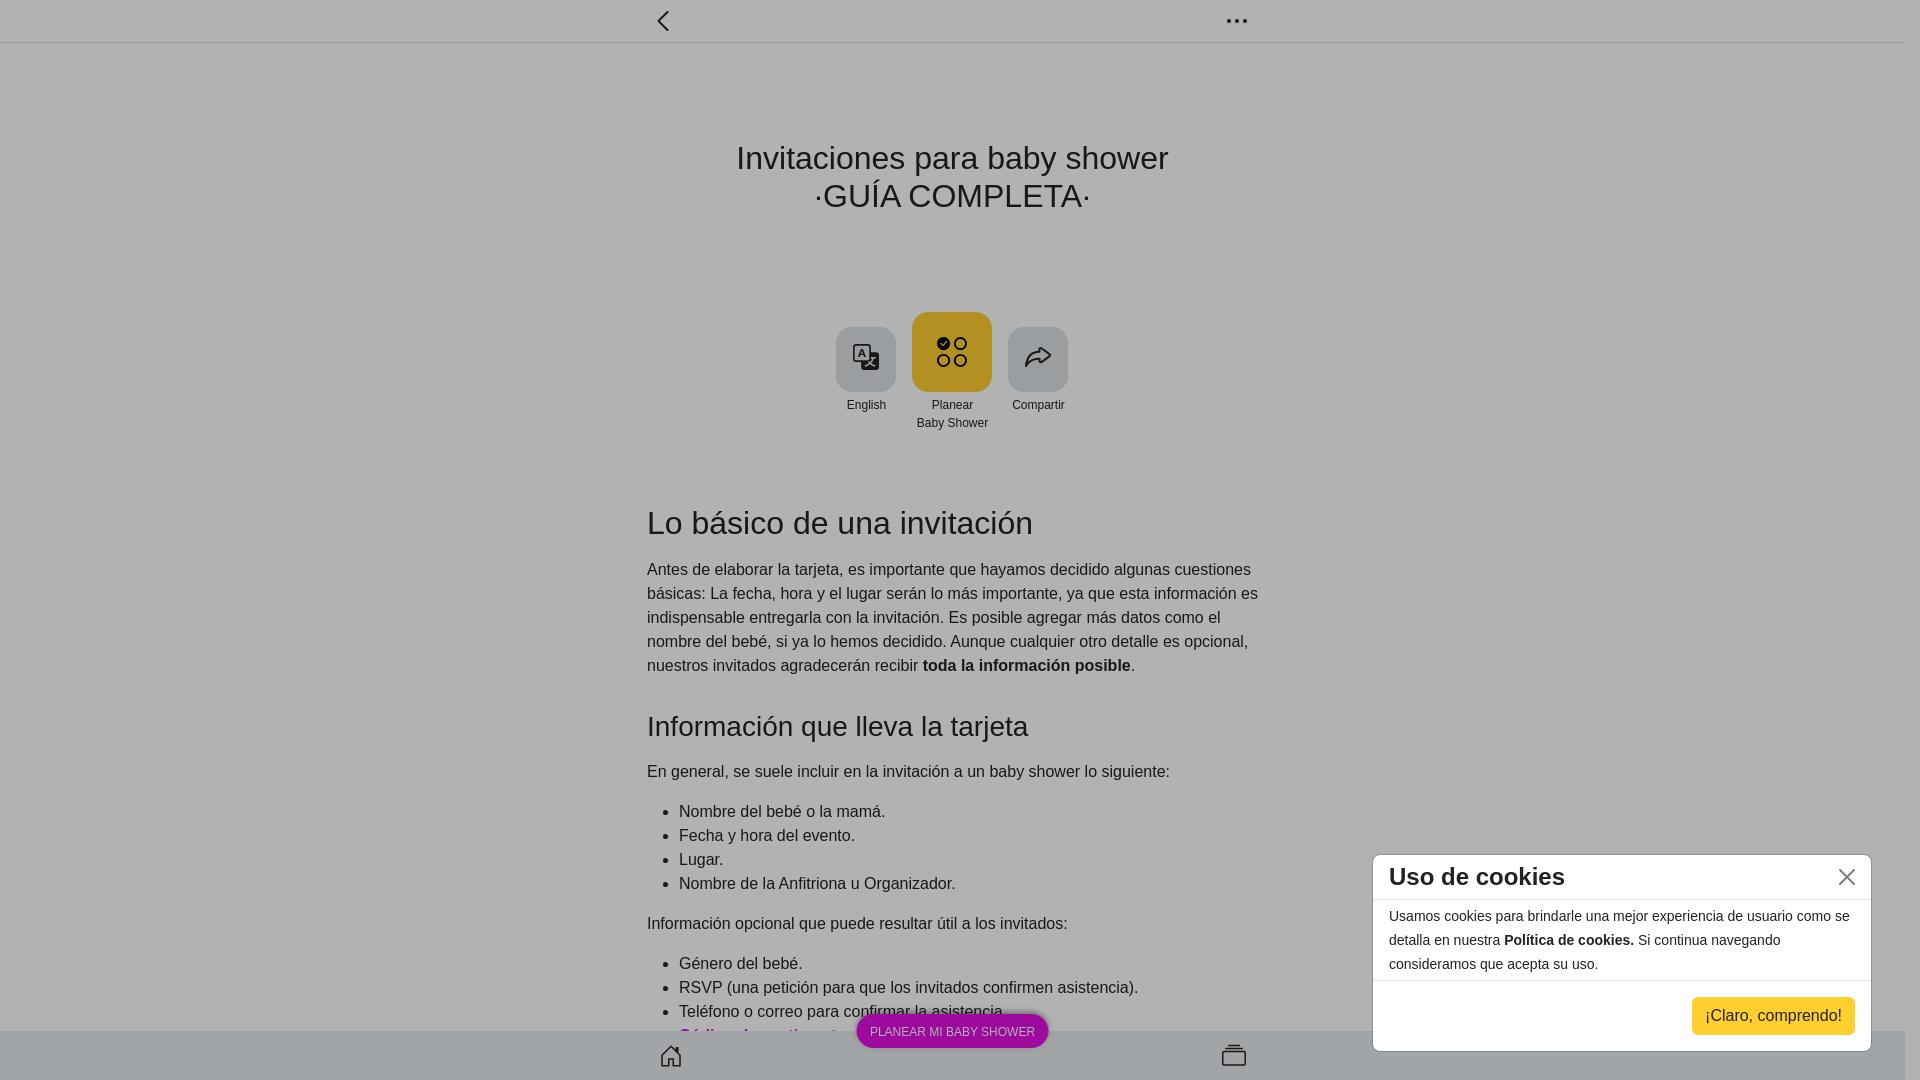 This screenshot has width=1920, height=1080. I want to click on 'Baby shower home', so click(671, 1054).